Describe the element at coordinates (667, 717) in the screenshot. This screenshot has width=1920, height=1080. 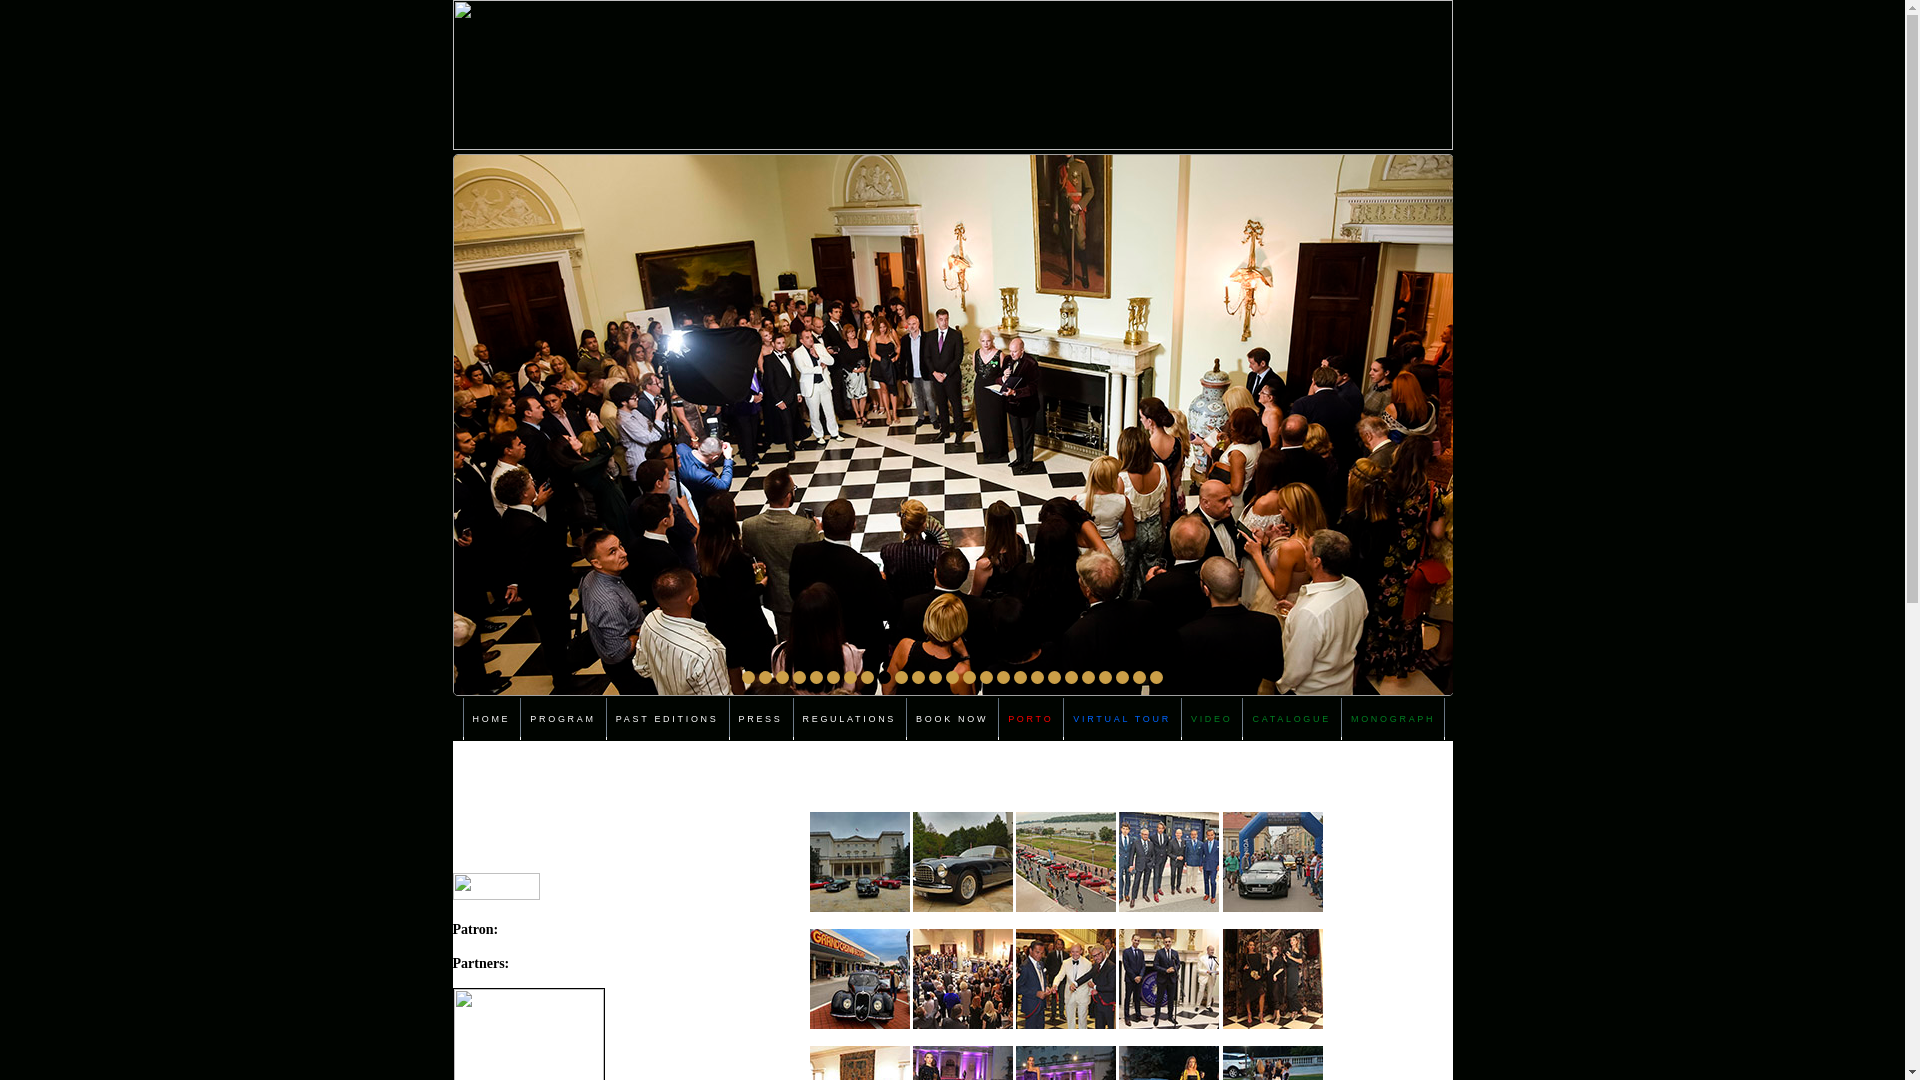
I see `'PAST EDITIONS'` at that location.